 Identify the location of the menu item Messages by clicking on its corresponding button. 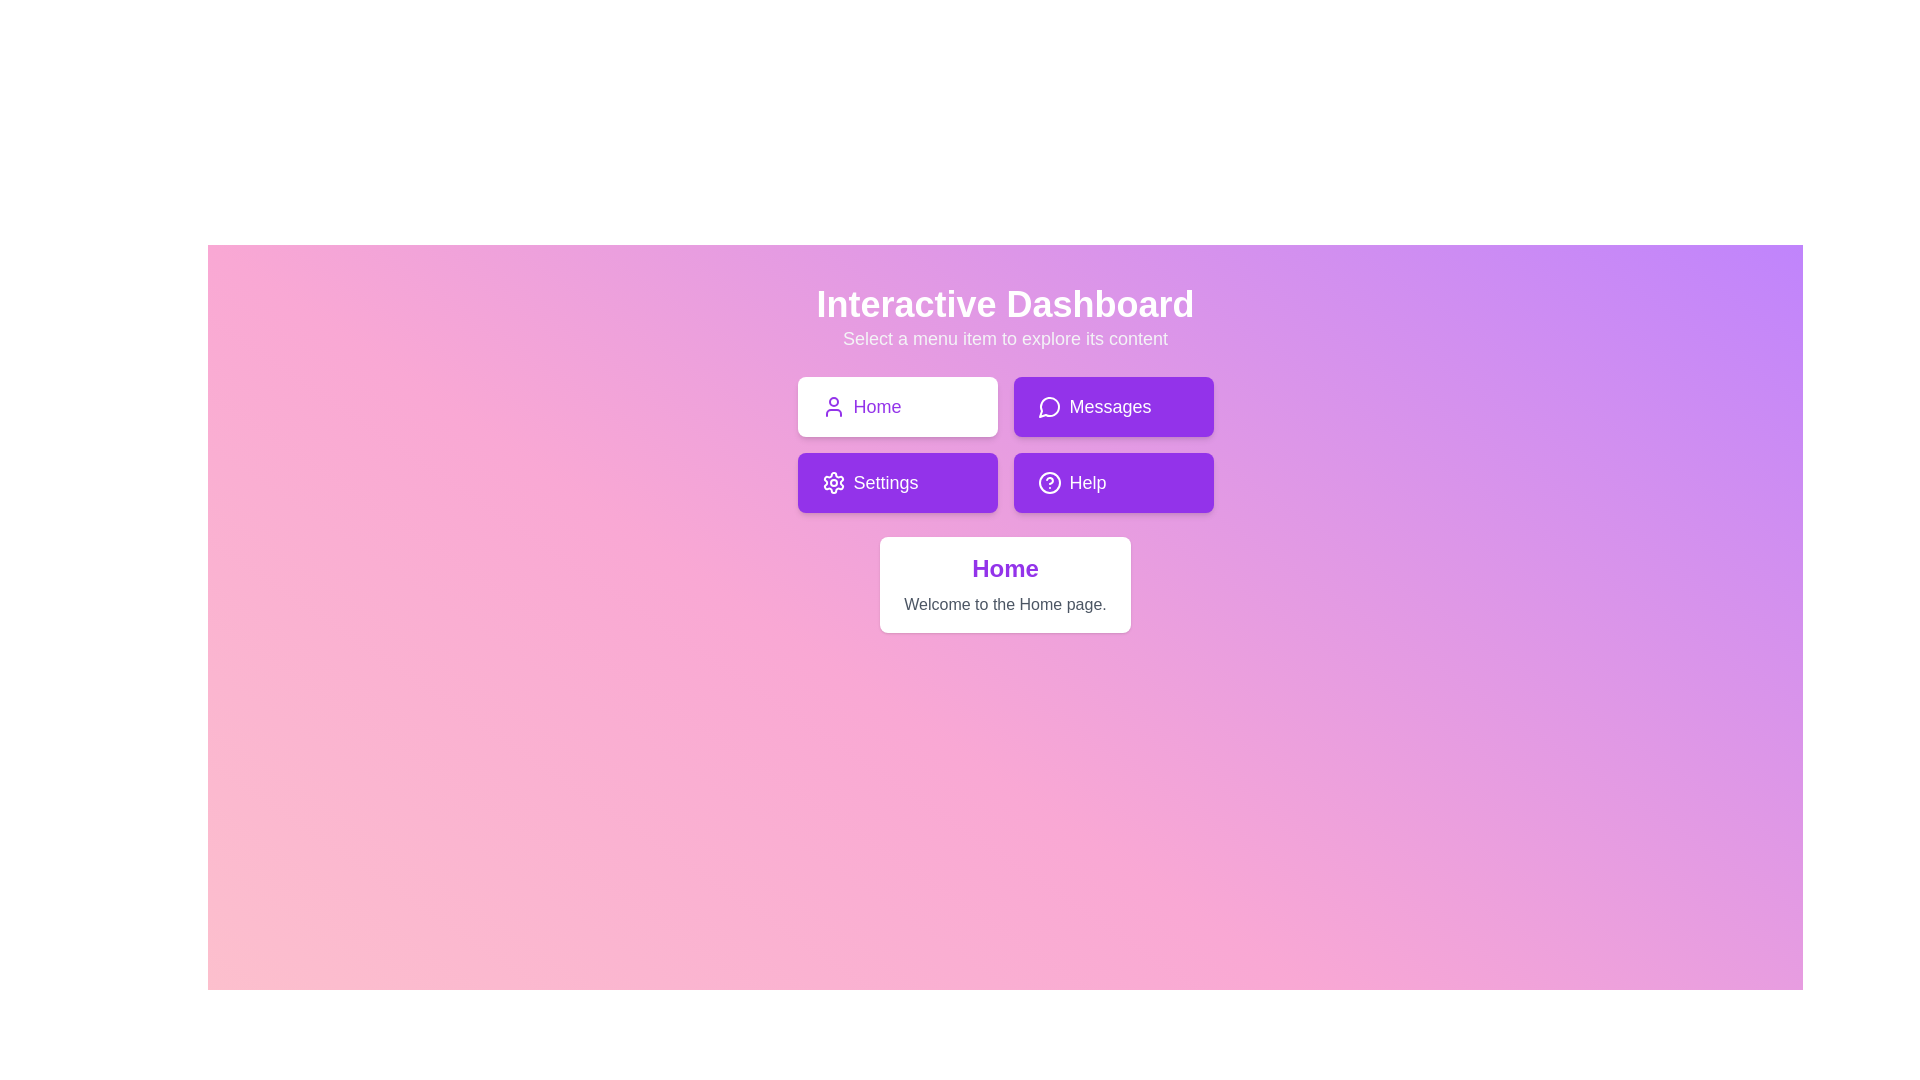
(1112, 406).